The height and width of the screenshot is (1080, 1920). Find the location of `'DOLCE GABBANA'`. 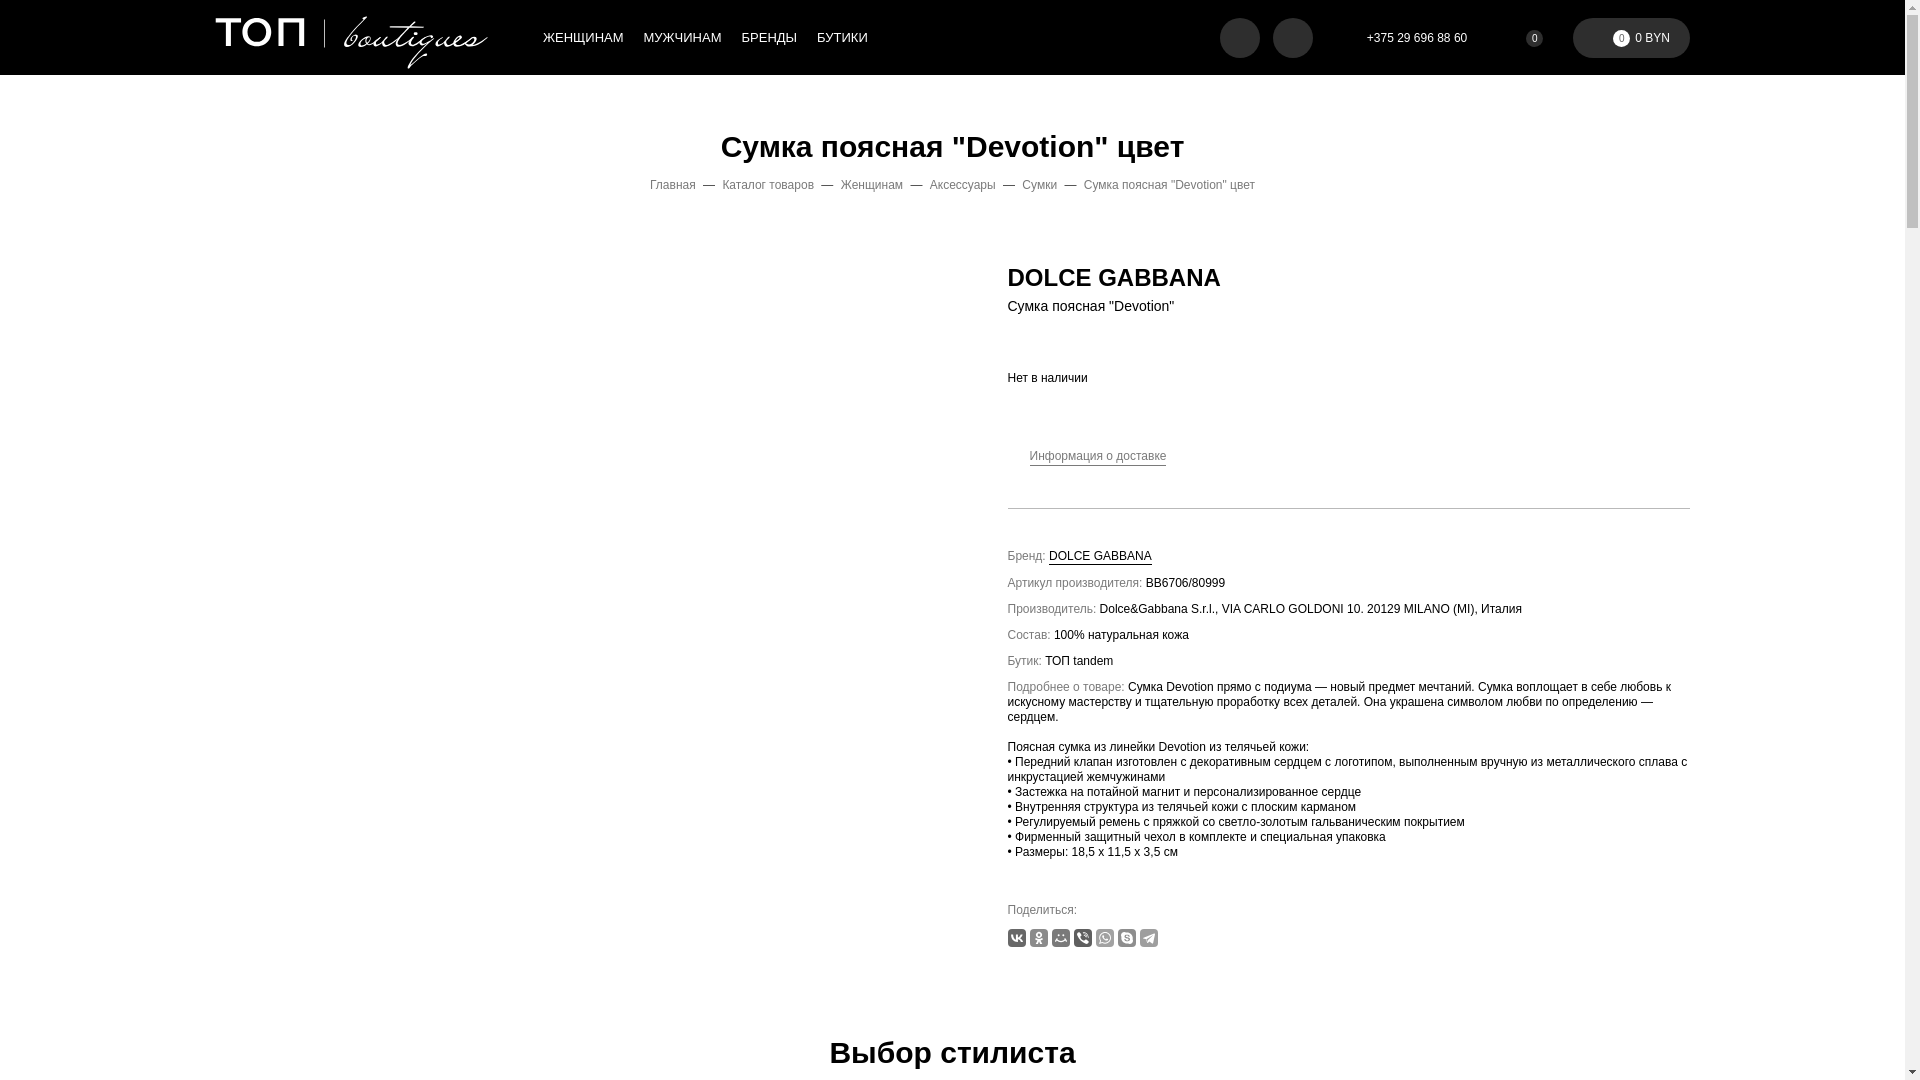

'DOLCE GABBANA' is located at coordinates (1099, 556).